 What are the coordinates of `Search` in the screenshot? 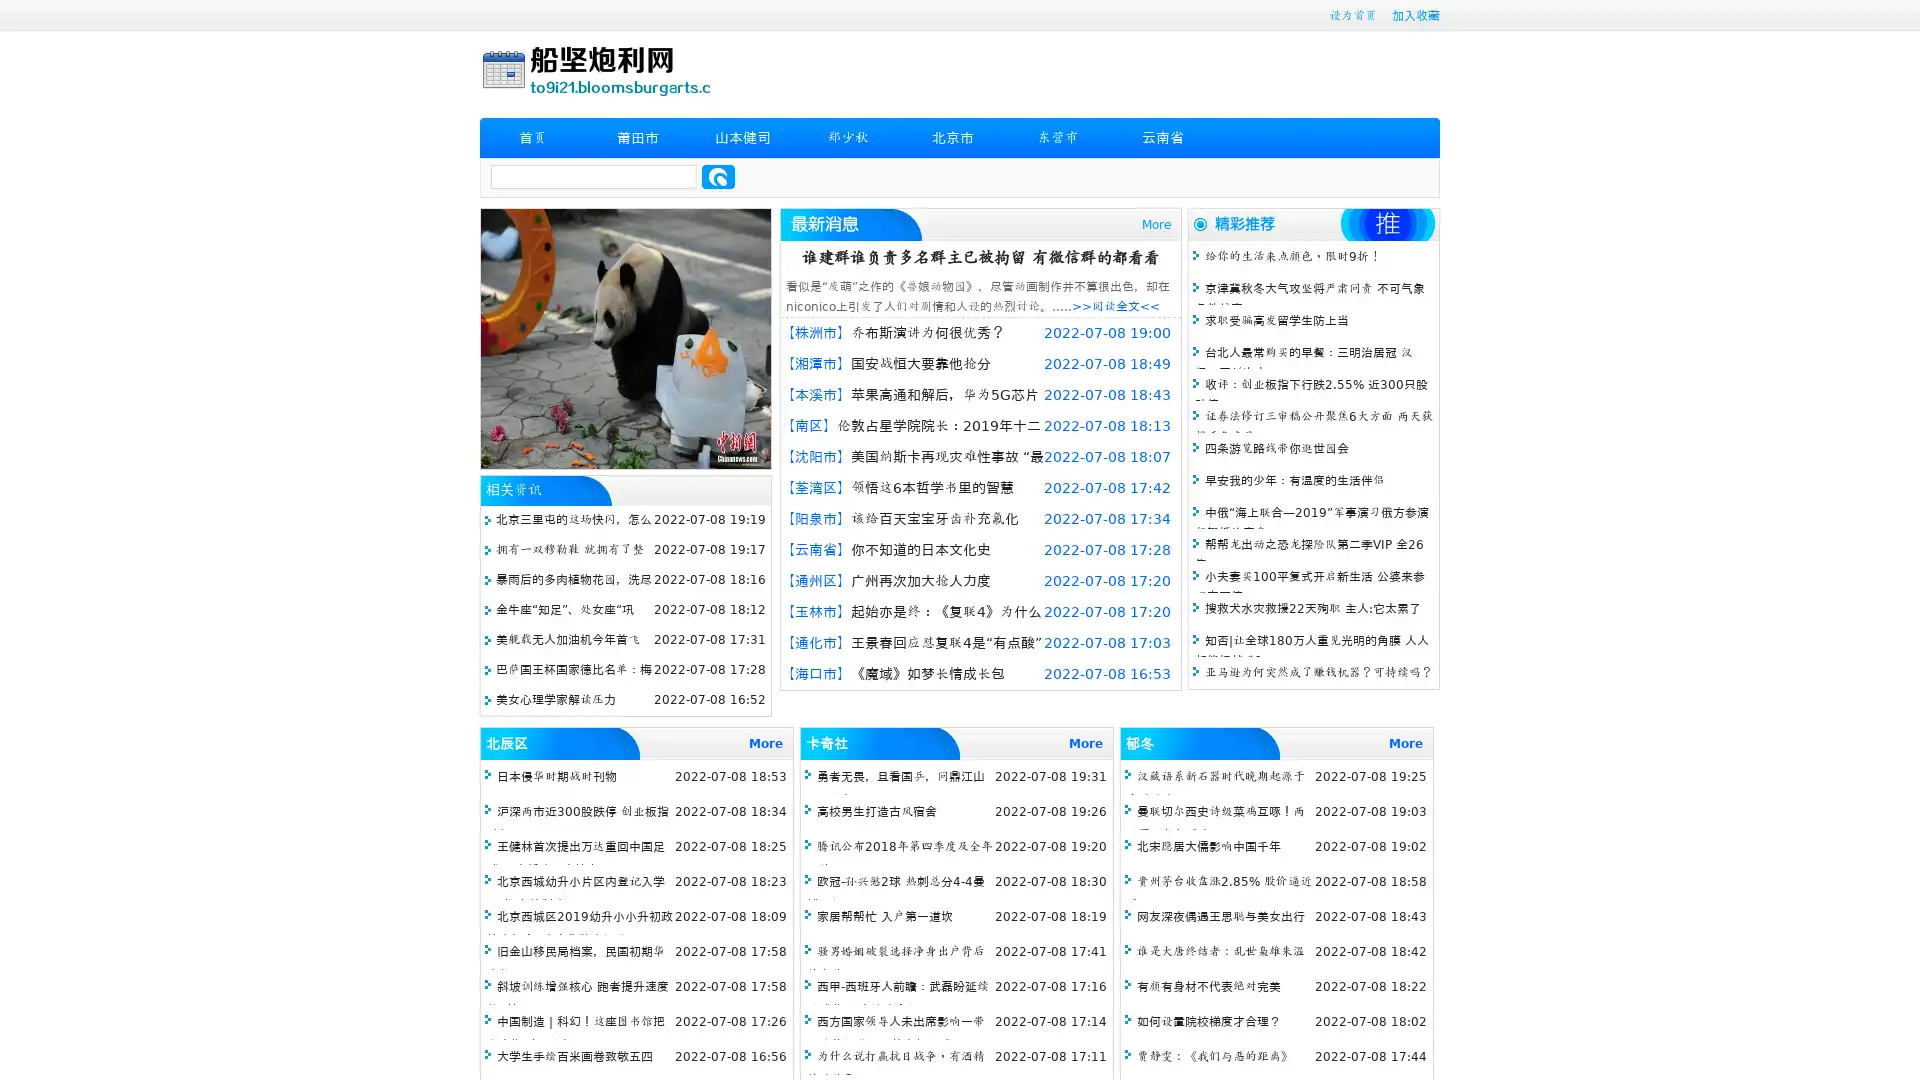 It's located at (718, 176).